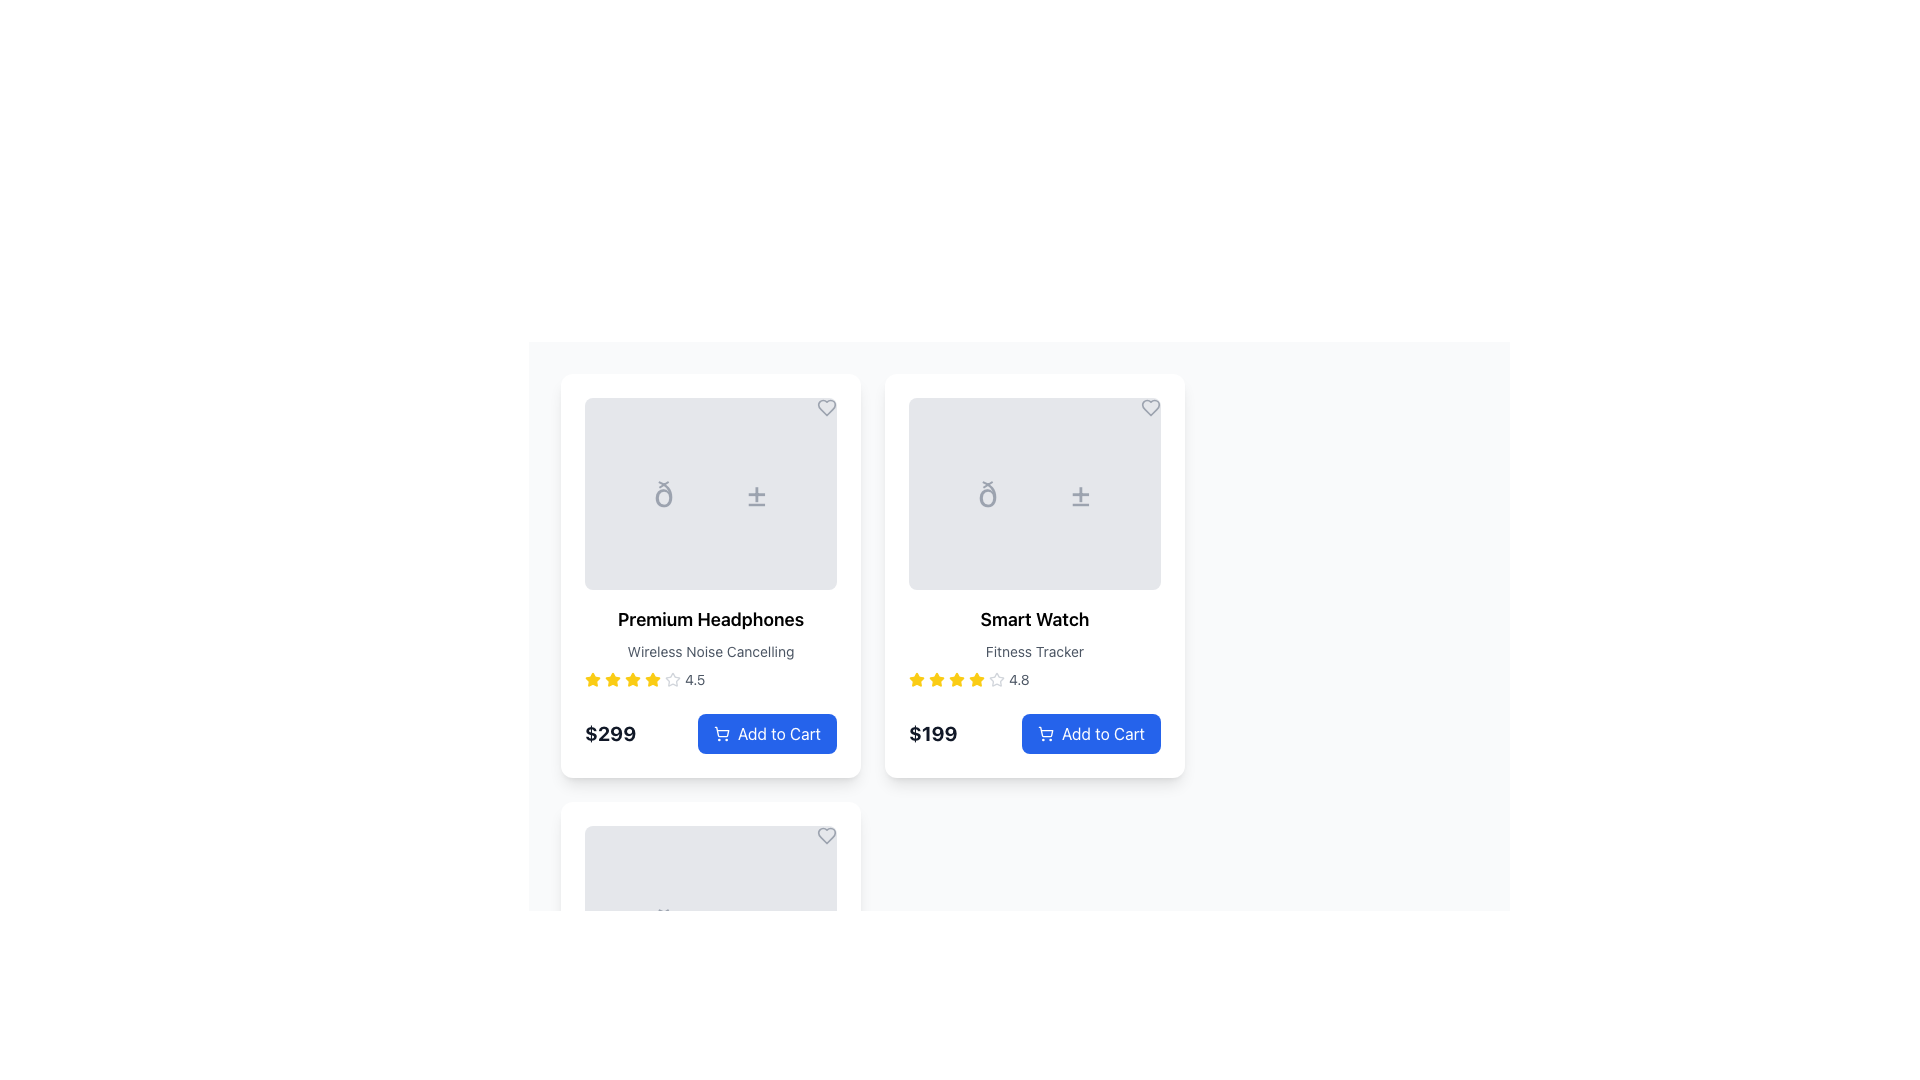 The image size is (1920, 1080). I want to click on the third star icon in the row of five stars under the product description to interact with the rating system, so click(652, 678).